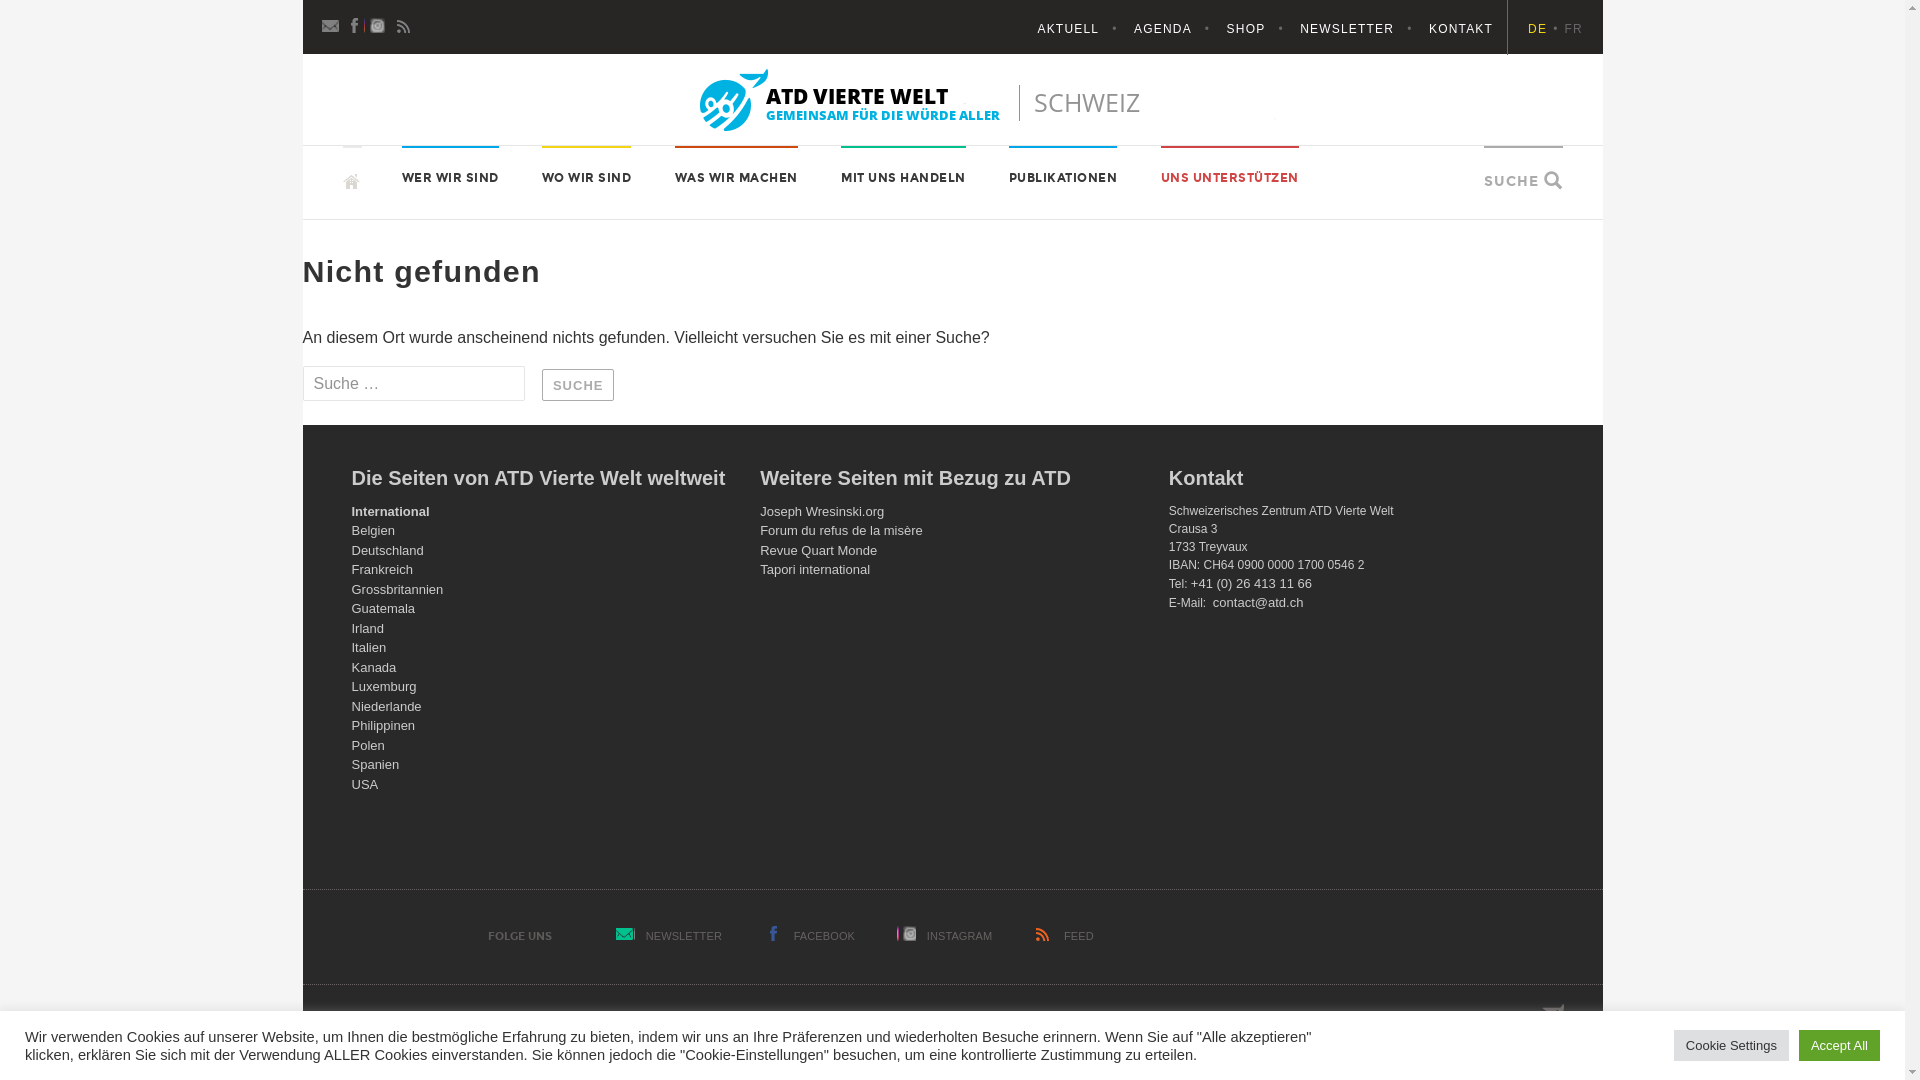 This screenshot has height=1080, width=1920. Describe the element at coordinates (542, 176) in the screenshot. I see `'WO WIR SIND'` at that location.